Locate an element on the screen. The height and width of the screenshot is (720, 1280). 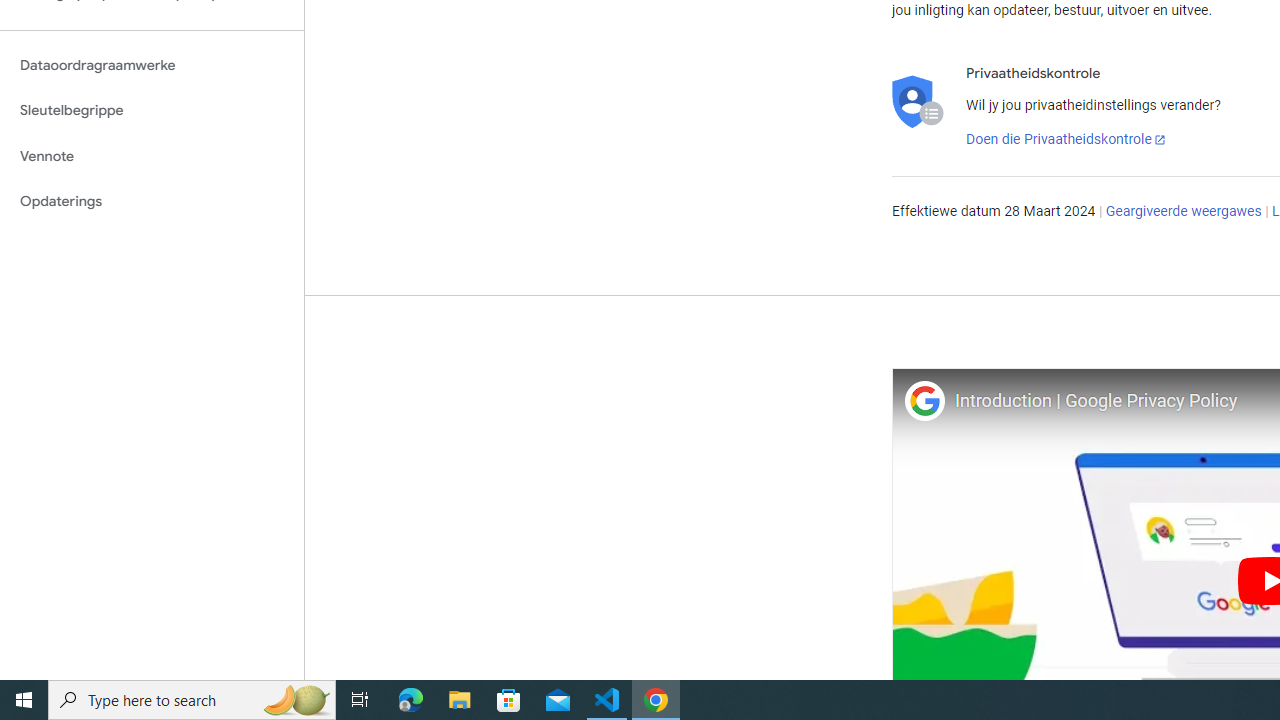
'Geargiveerde weergawes' is located at coordinates (1183, 212).